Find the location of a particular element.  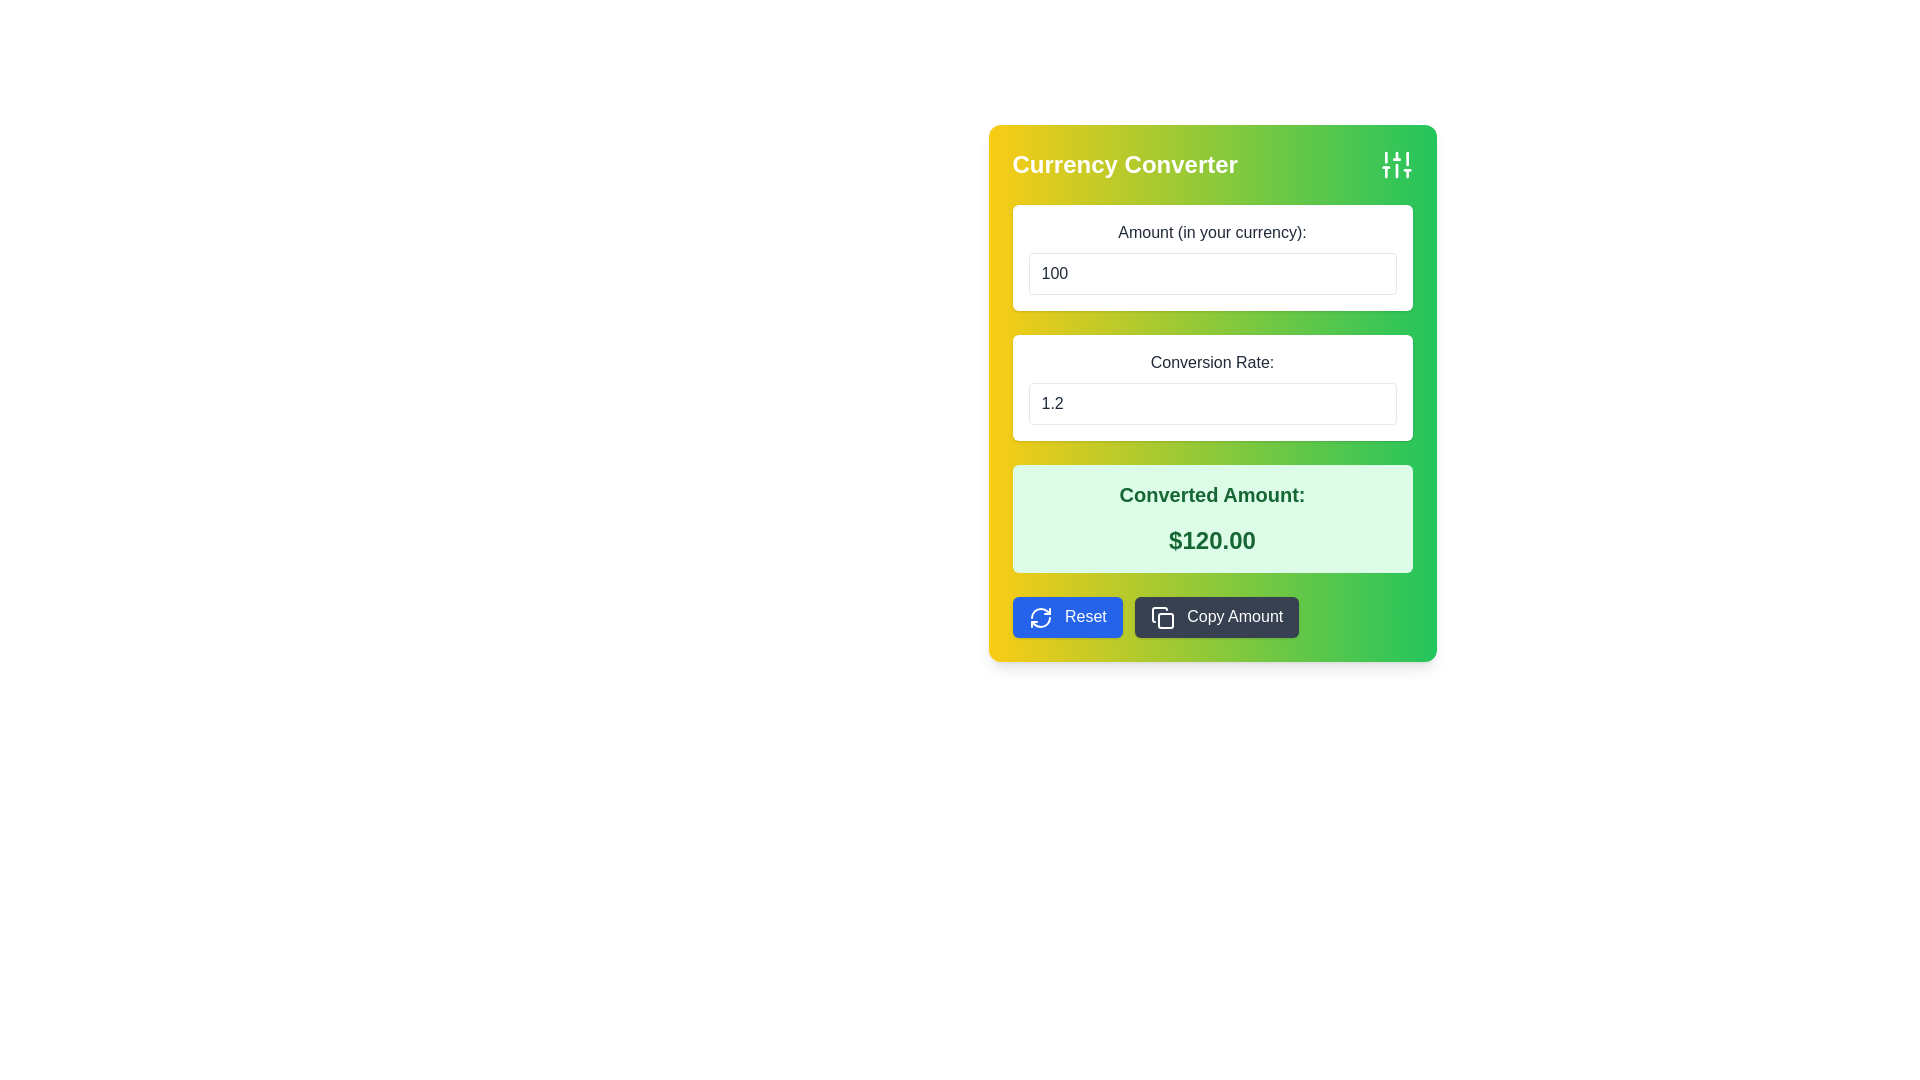

the 'Copy Amount' button, which has a dark gray background and white text is located at coordinates (1211, 616).